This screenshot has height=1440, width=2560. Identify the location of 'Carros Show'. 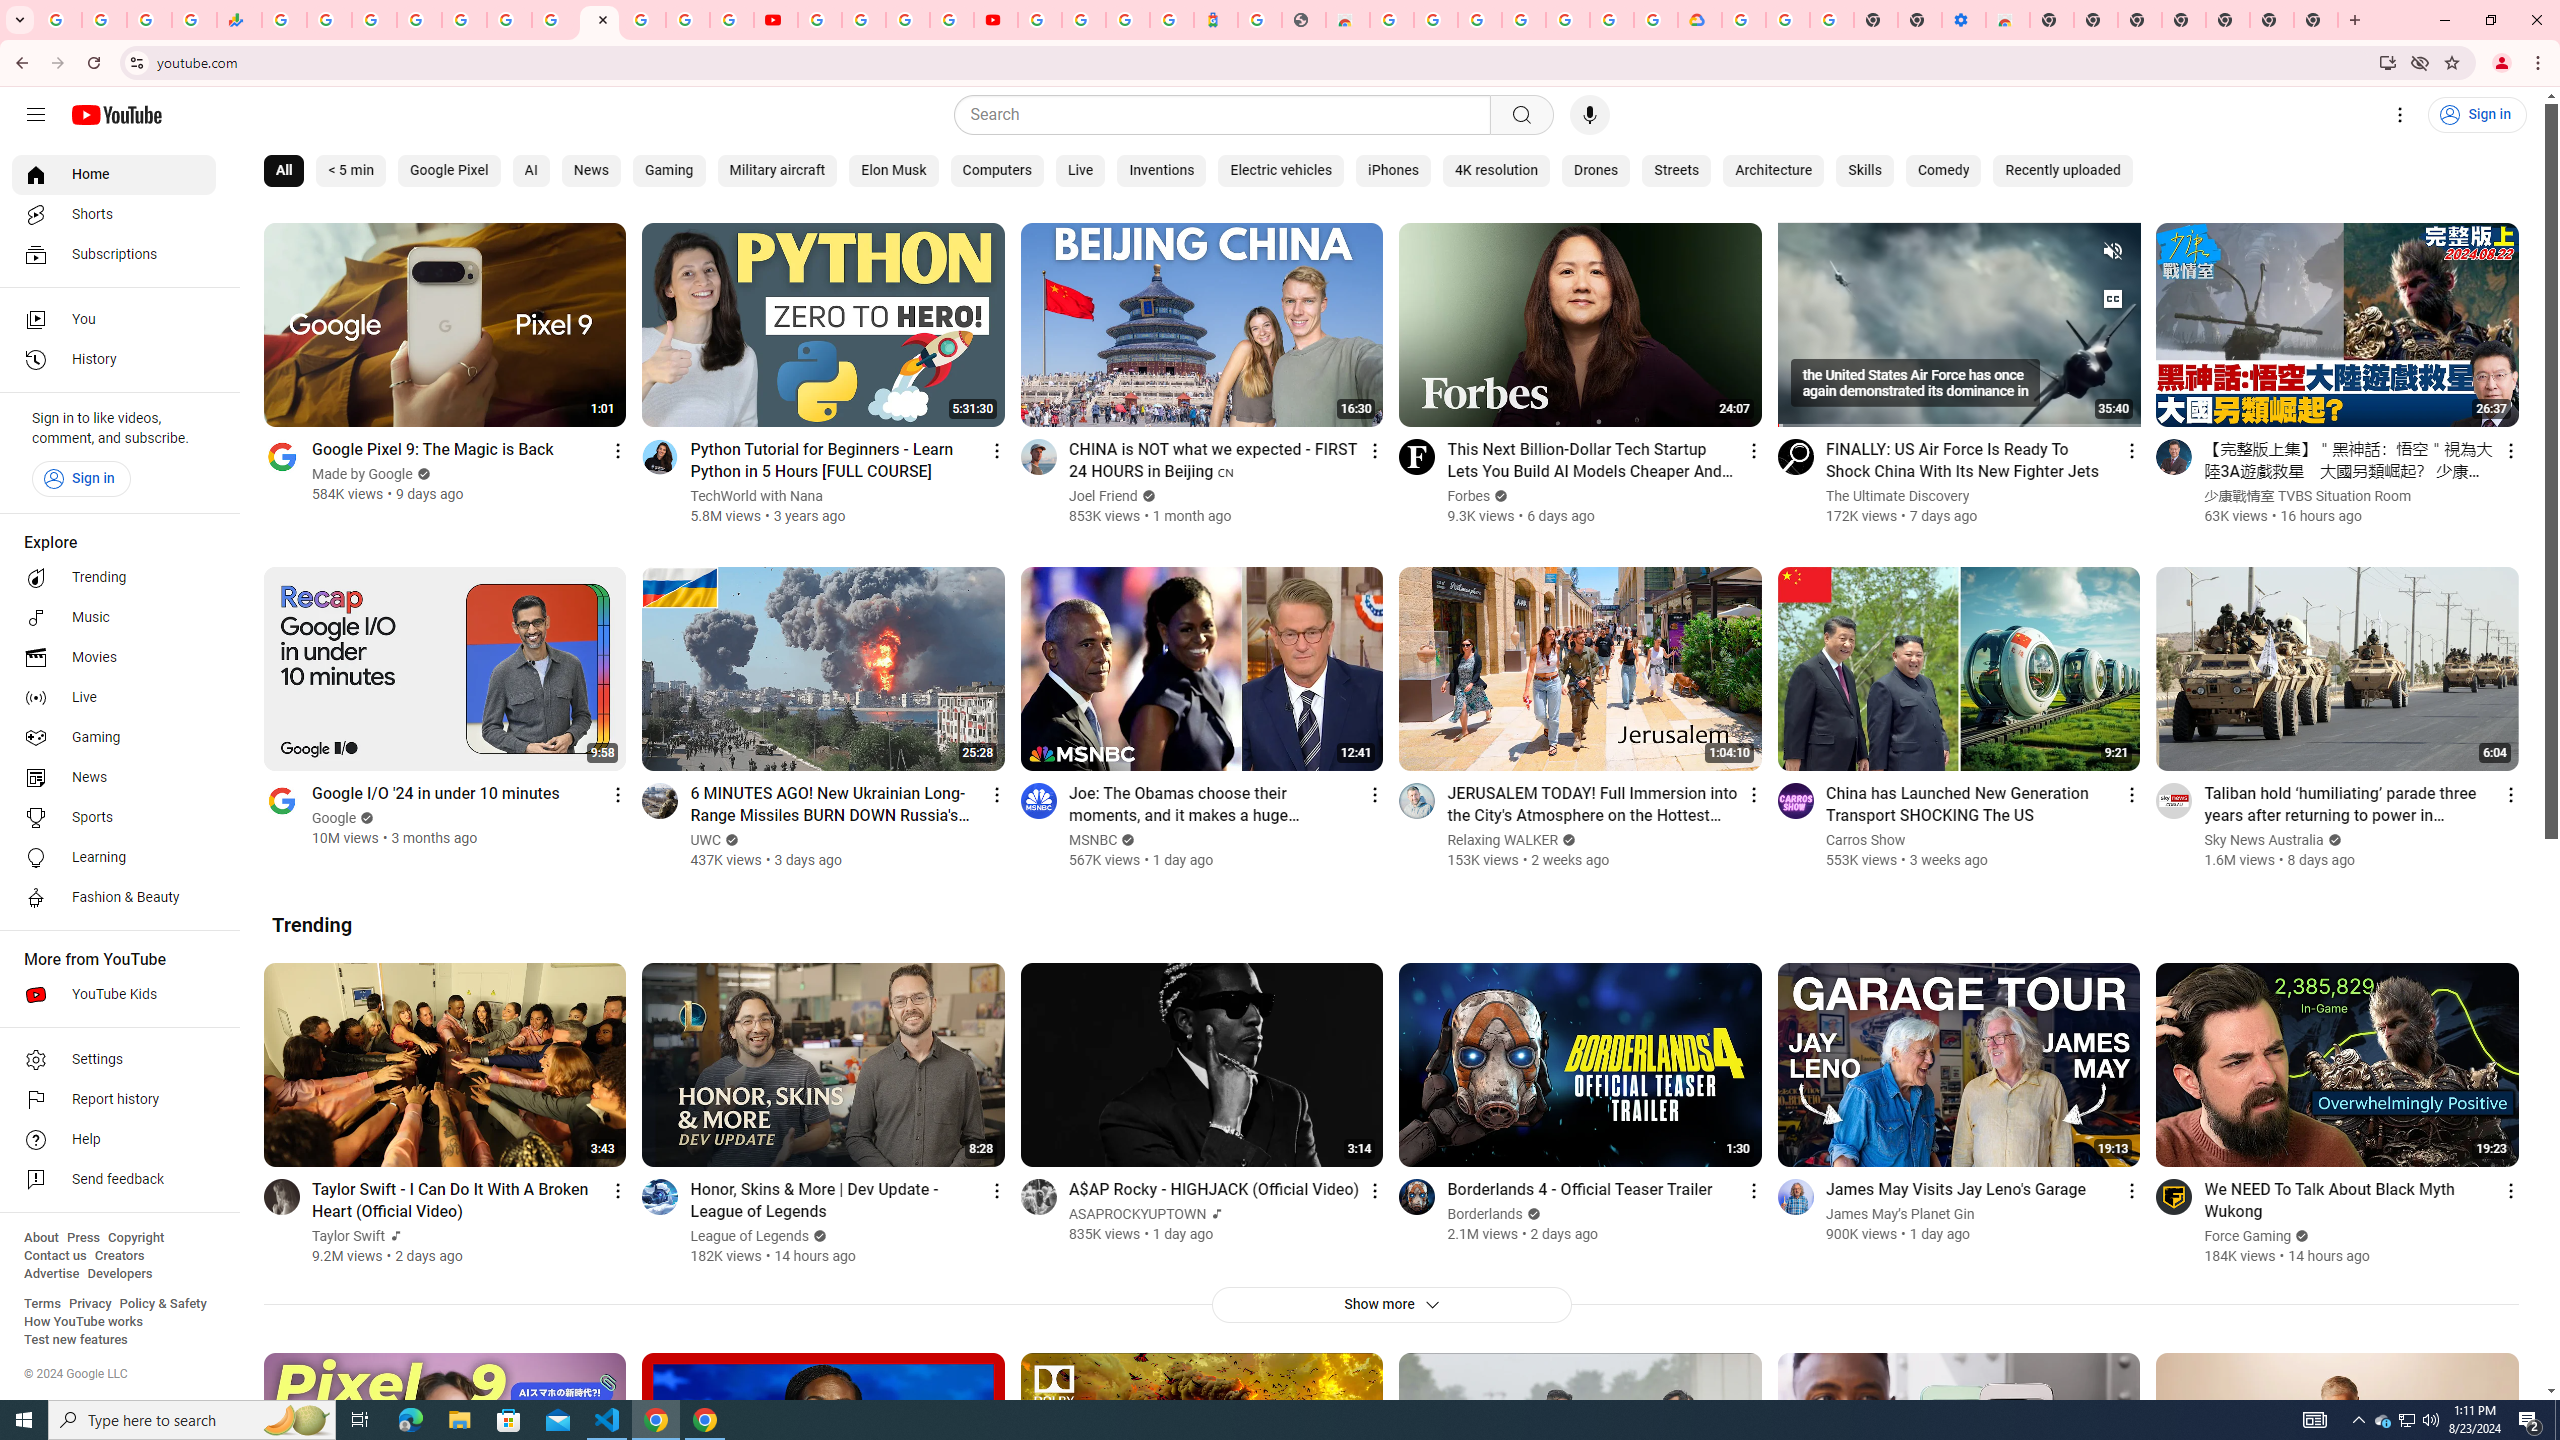
(1866, 839).